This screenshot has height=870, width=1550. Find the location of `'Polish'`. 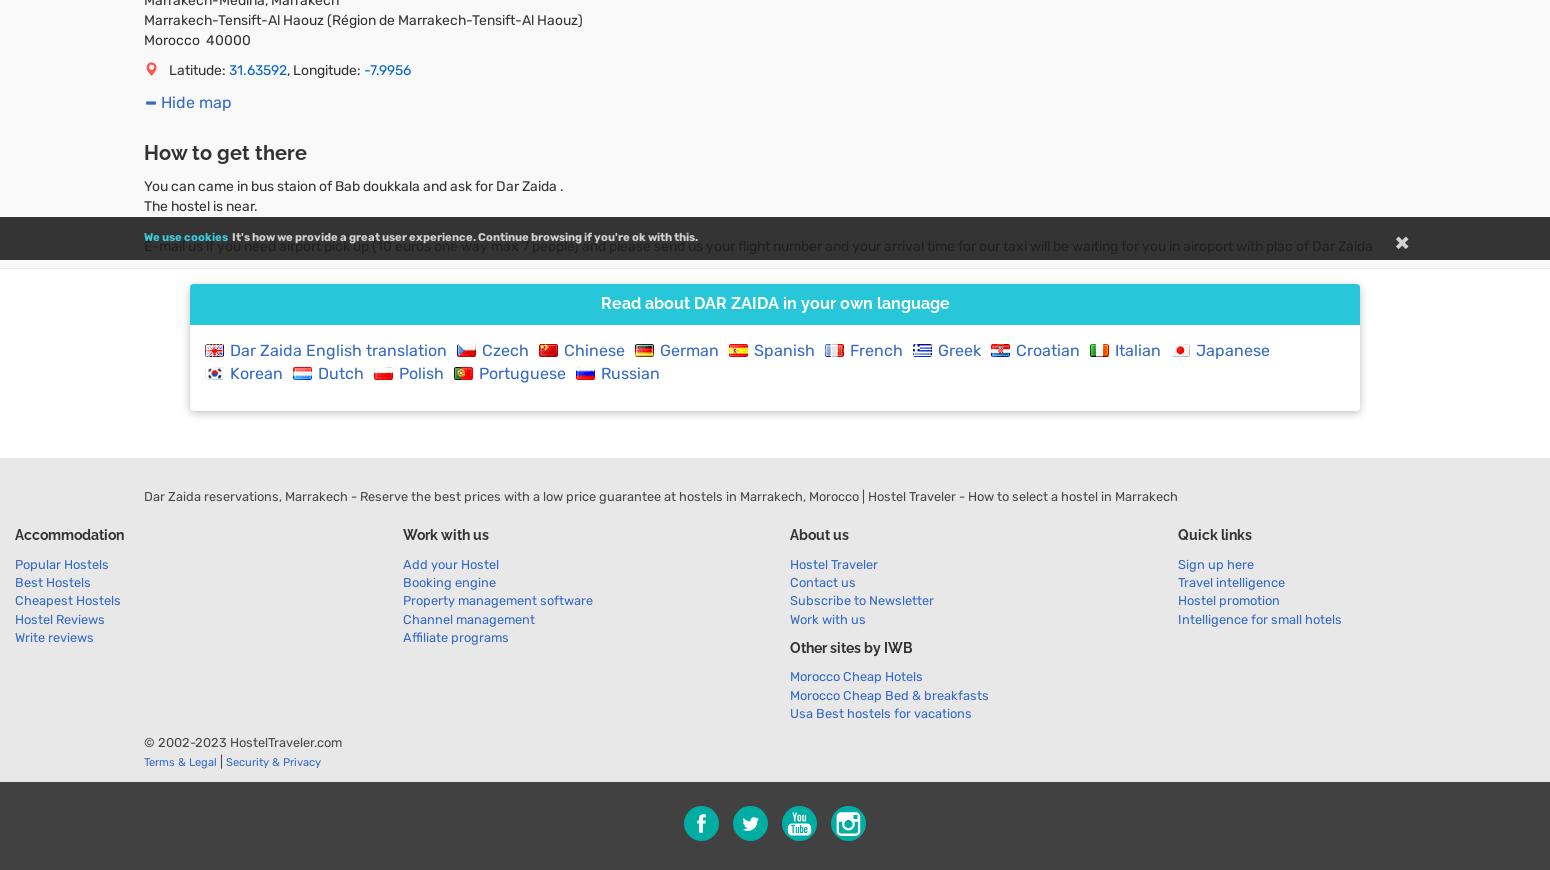

'Polish' is located at coordinates (421, 372).